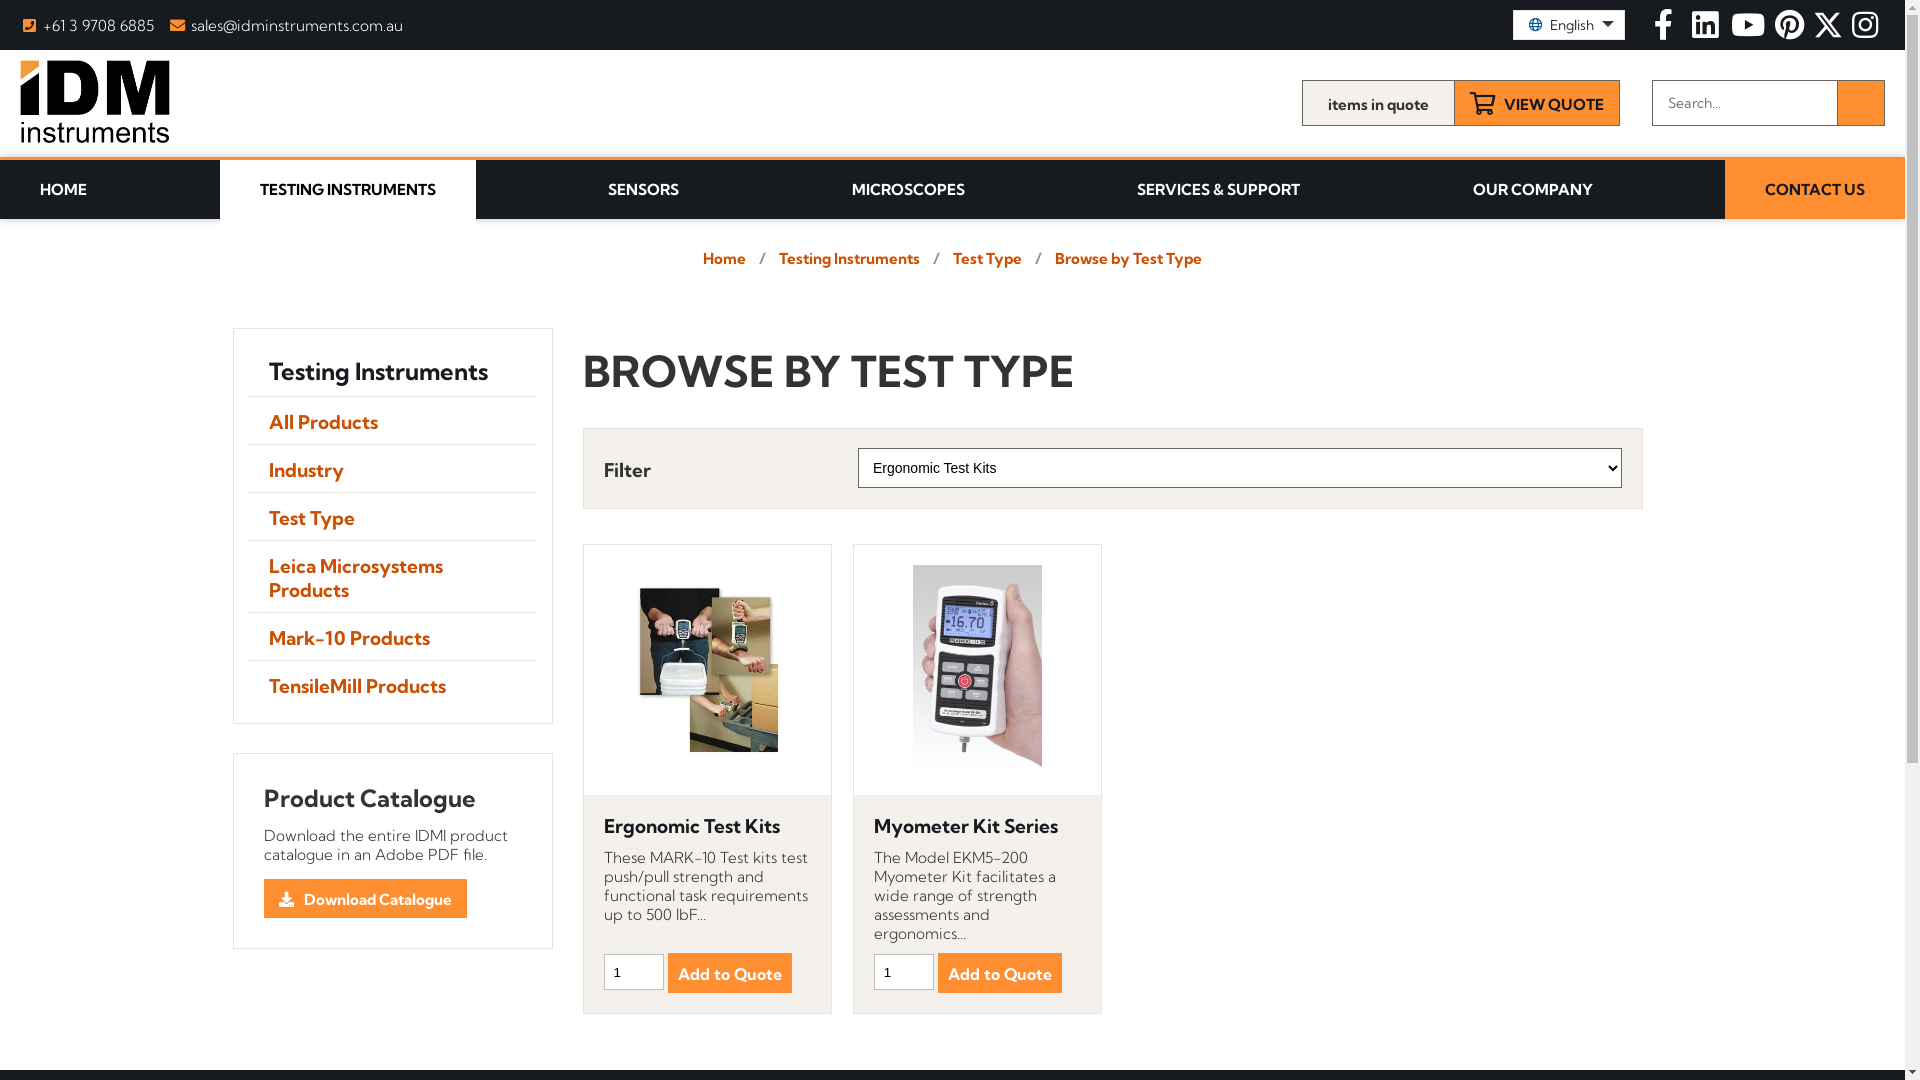  I want to click on 'SERVICES & SUPPORT', so click(1217, 189).